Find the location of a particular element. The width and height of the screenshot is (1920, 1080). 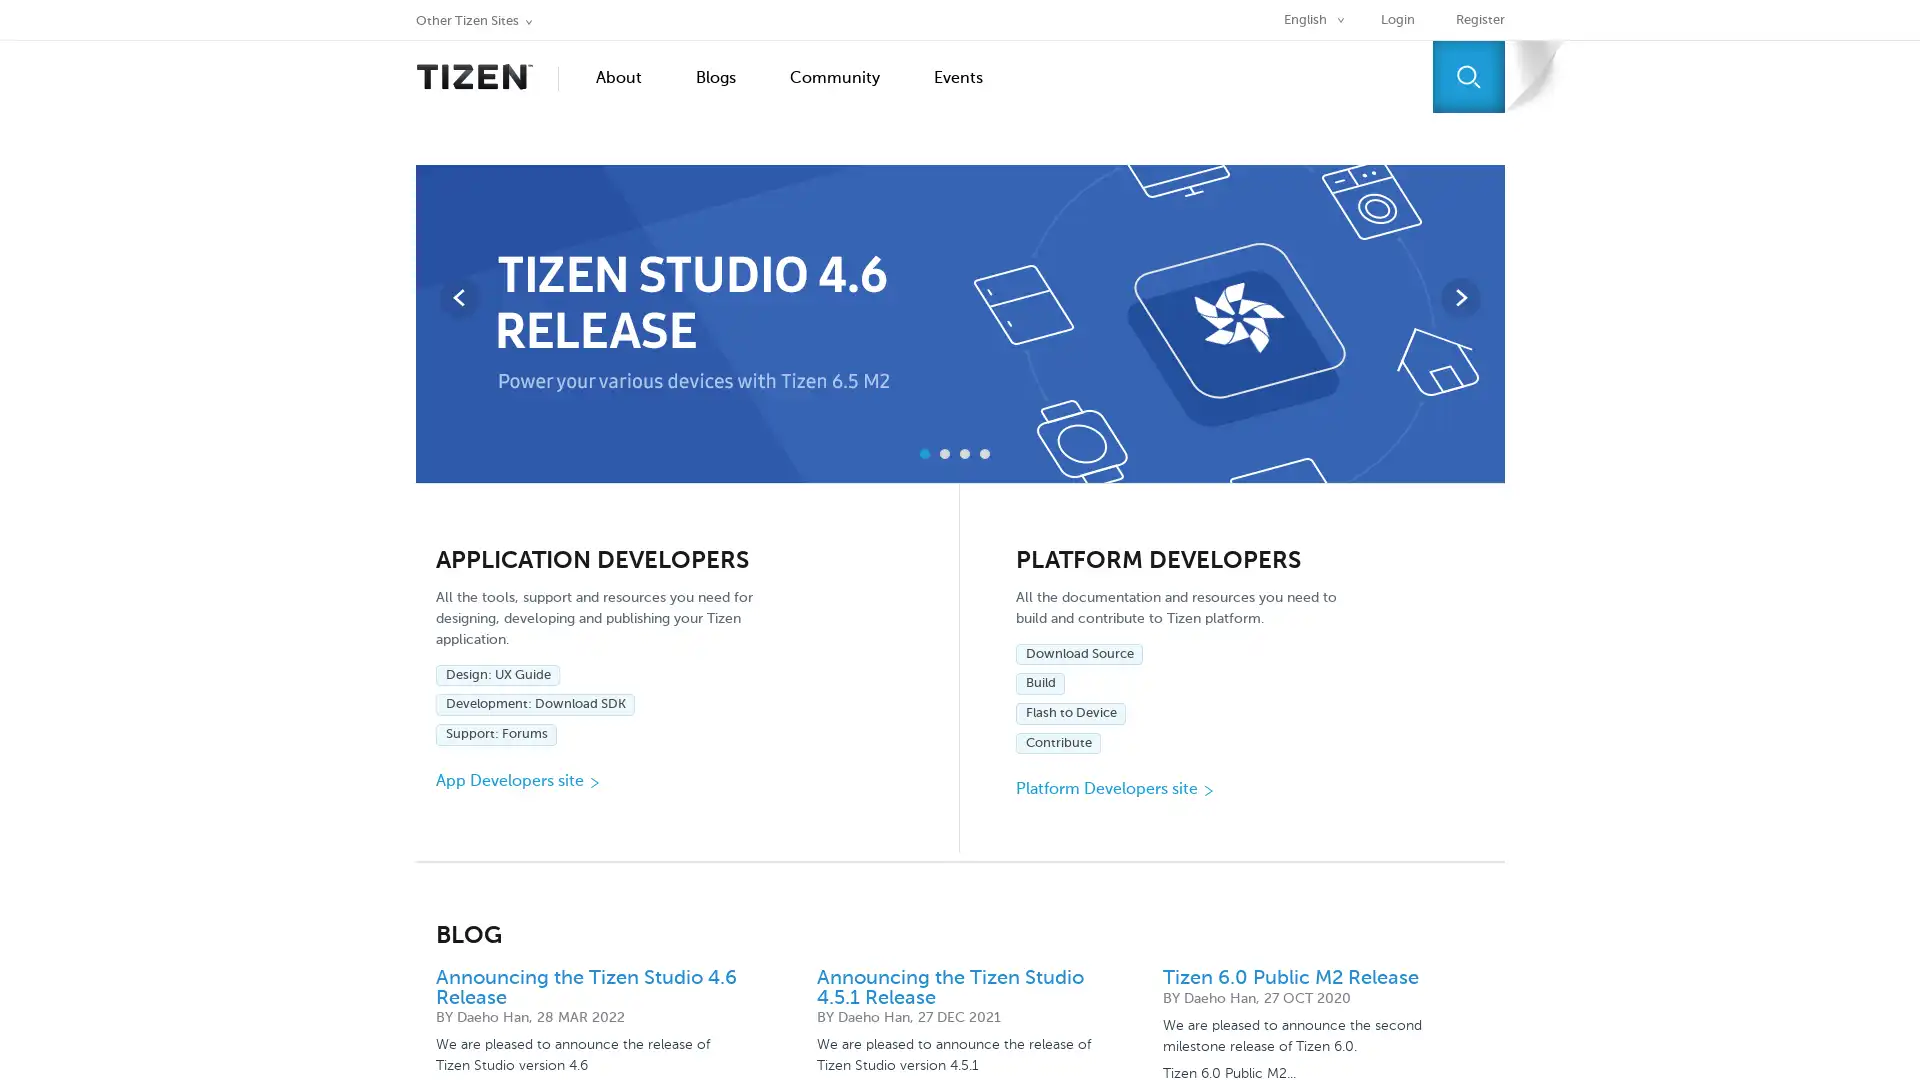

2 is located at coordinates (944, 454).